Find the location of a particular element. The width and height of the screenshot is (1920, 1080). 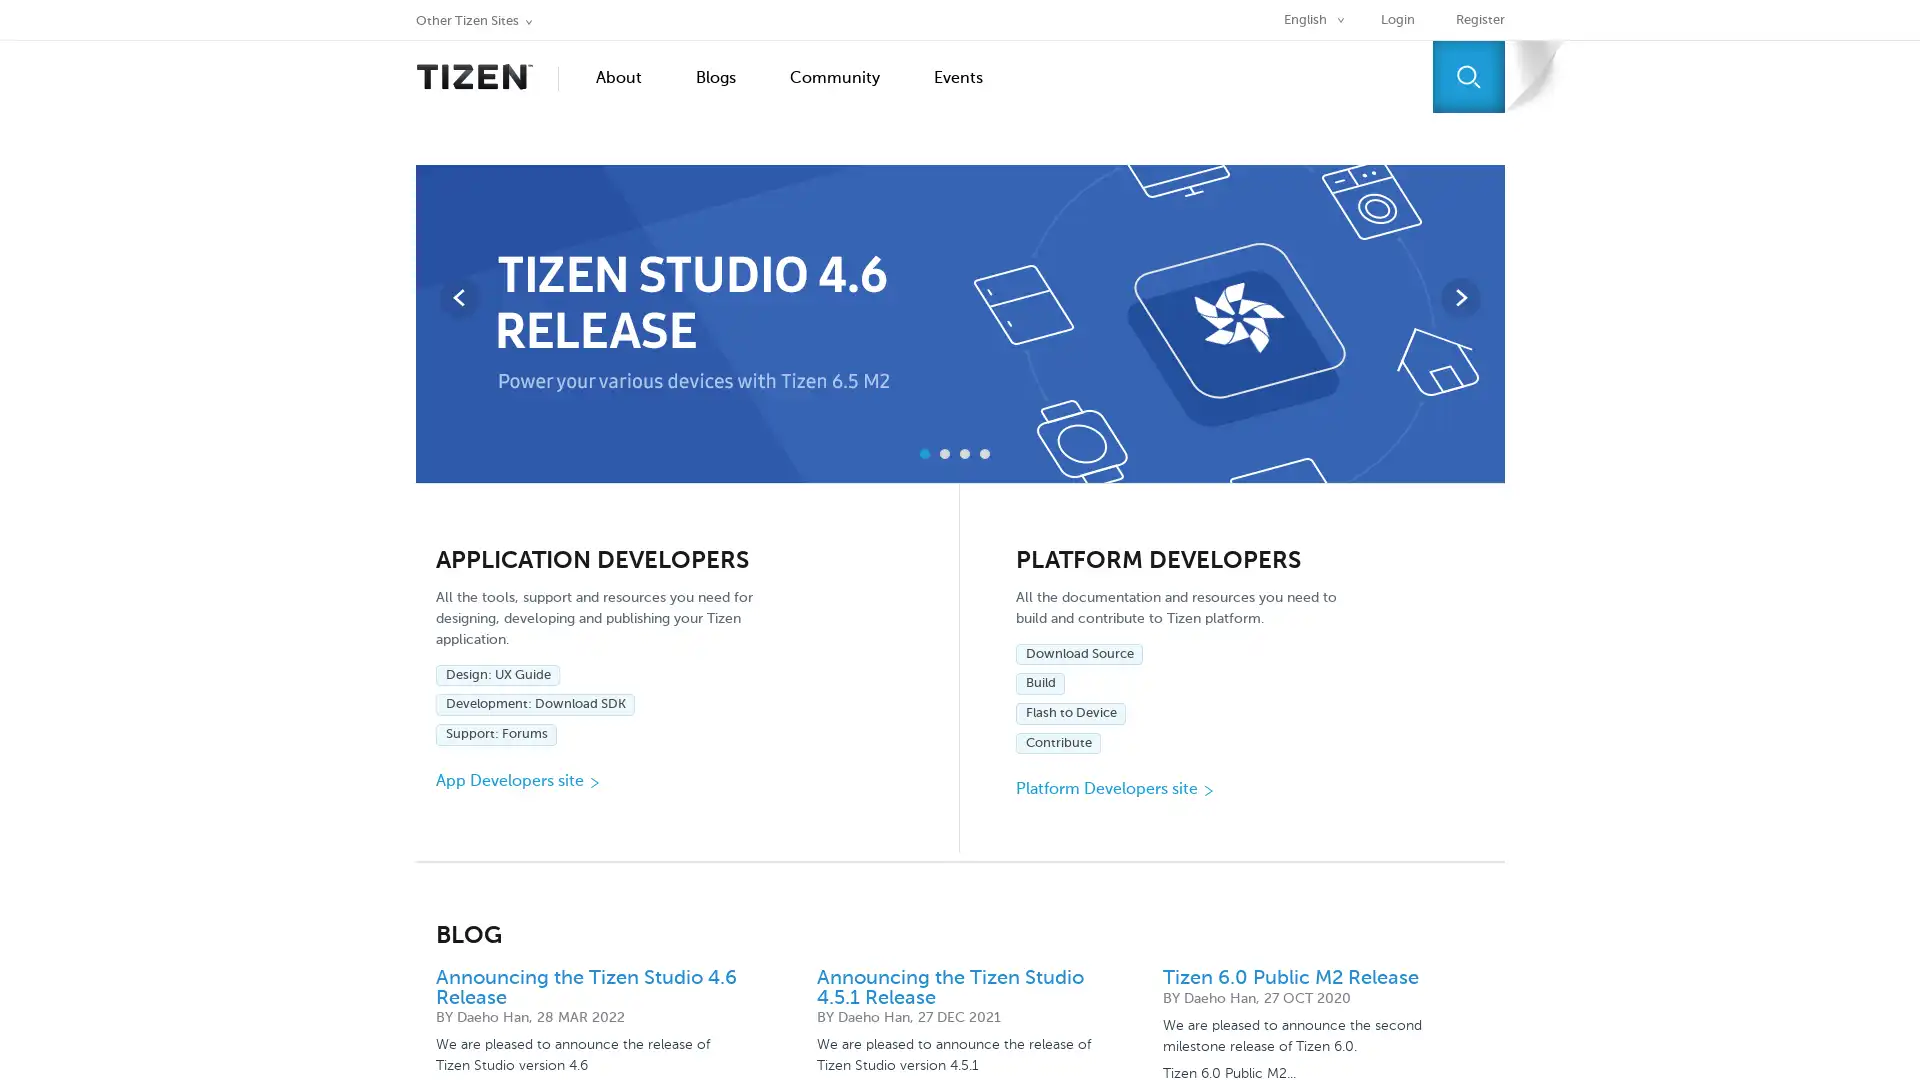

2 is located at coordinates (944, 454).